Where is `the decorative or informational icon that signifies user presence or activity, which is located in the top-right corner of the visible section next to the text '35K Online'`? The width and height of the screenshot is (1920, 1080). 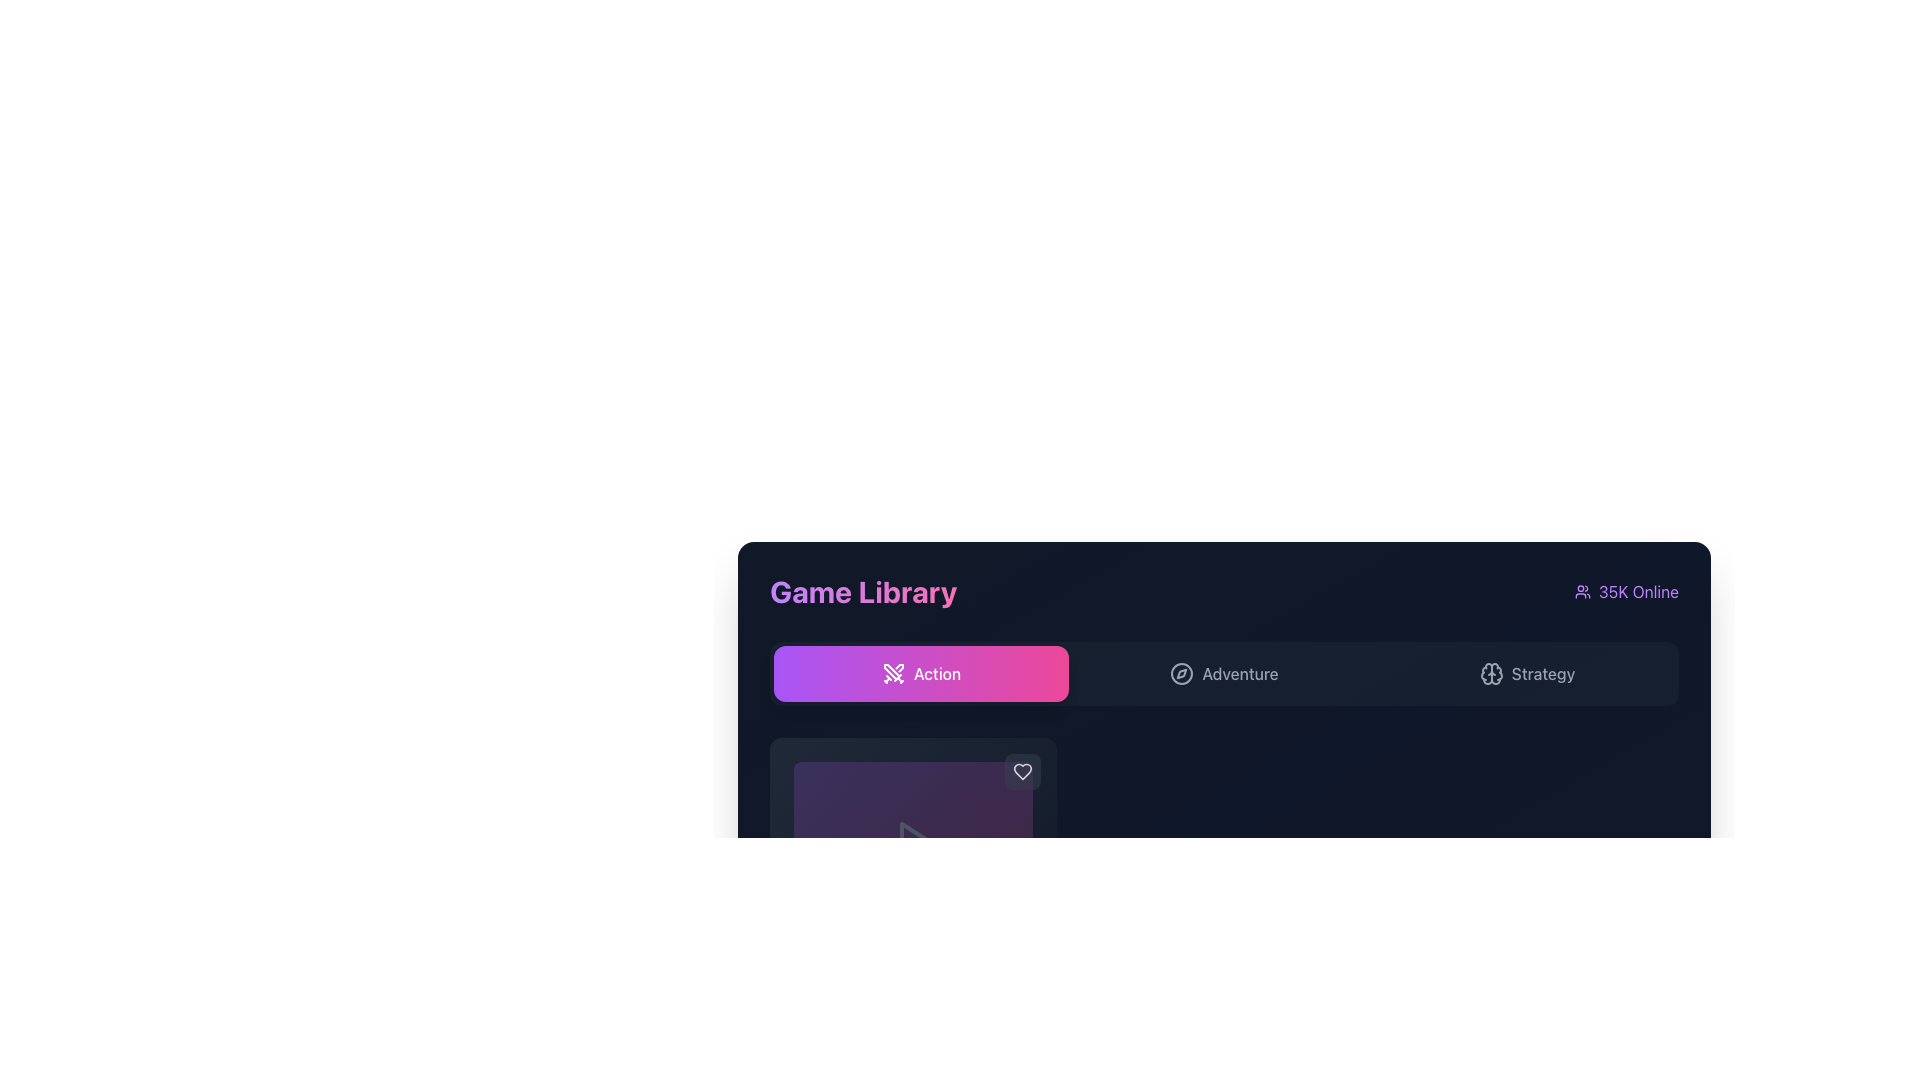 the decorative or informational icon that signifies user presence or activity, which is located in the top-right corner of the visible section next to the text '35K Online' is located at coordinates (1582, 590).